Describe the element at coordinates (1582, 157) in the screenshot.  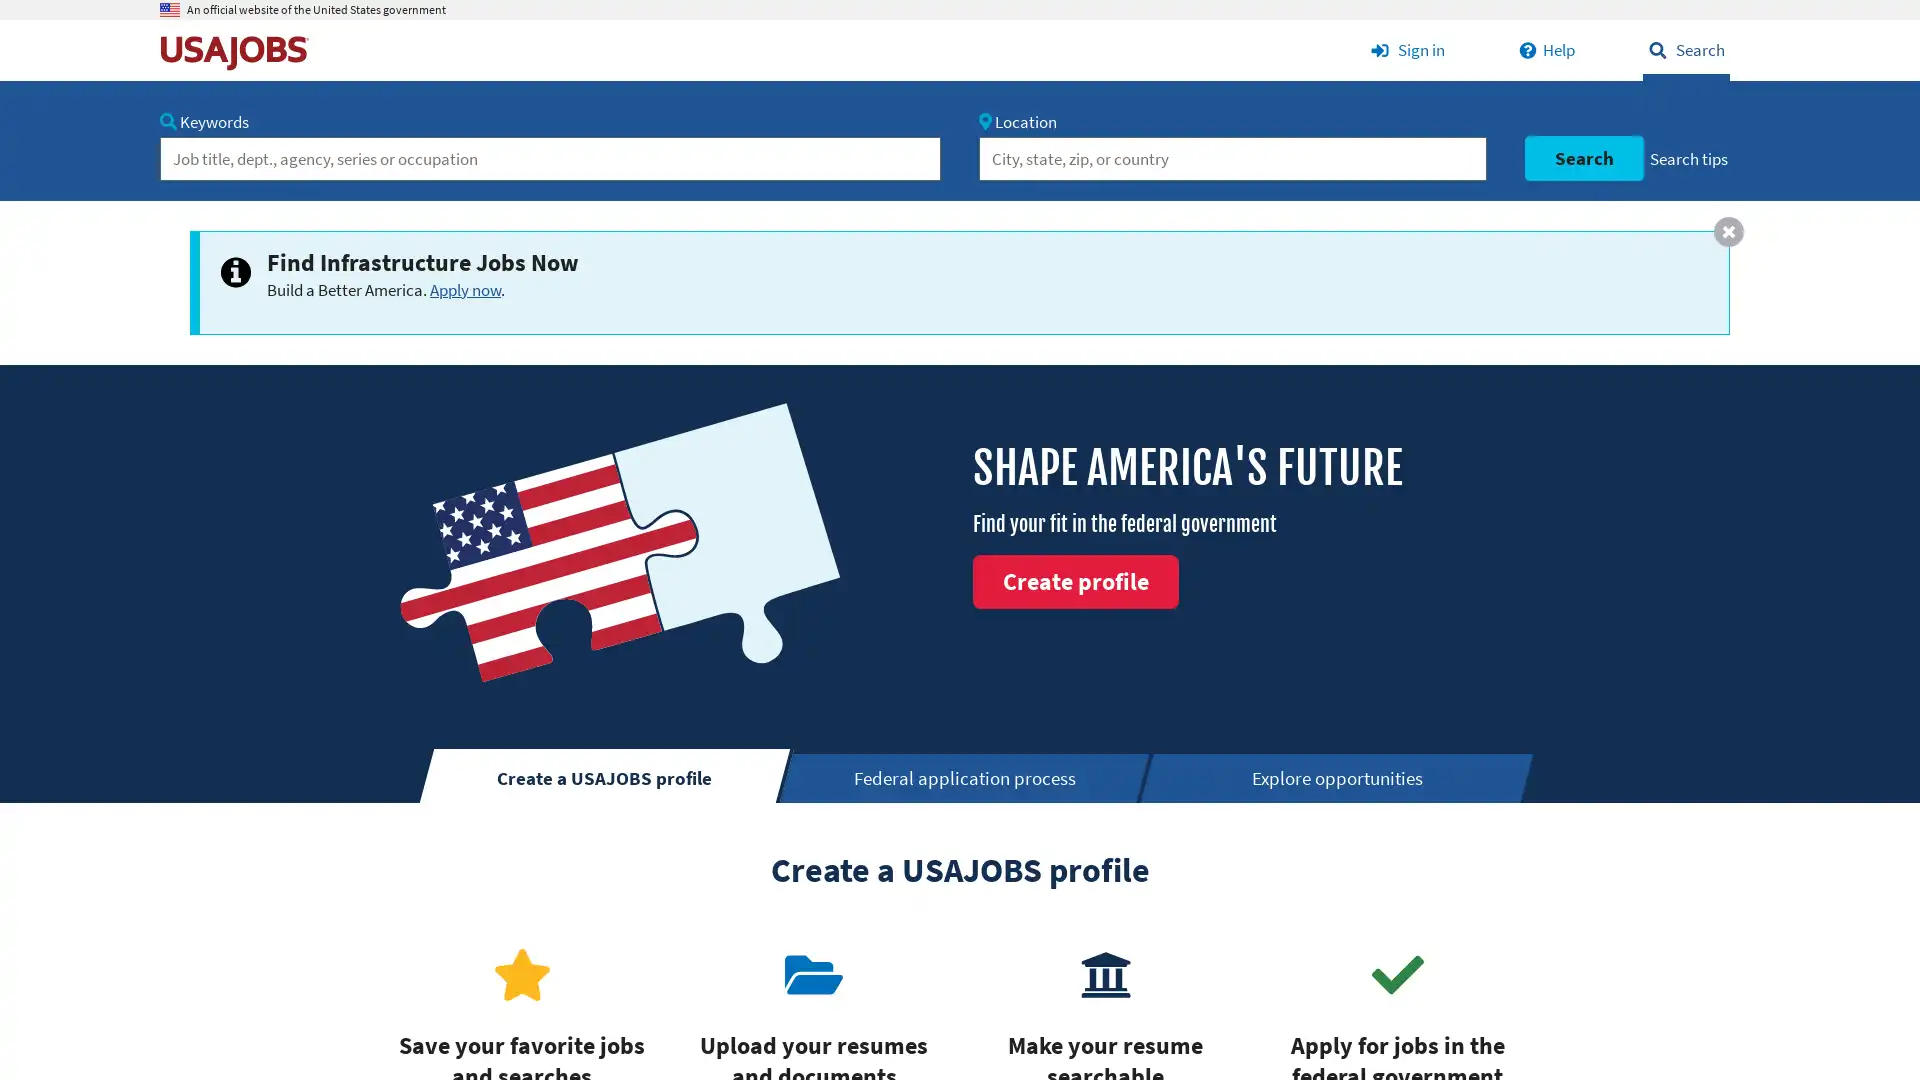
I see `Search` at that location.